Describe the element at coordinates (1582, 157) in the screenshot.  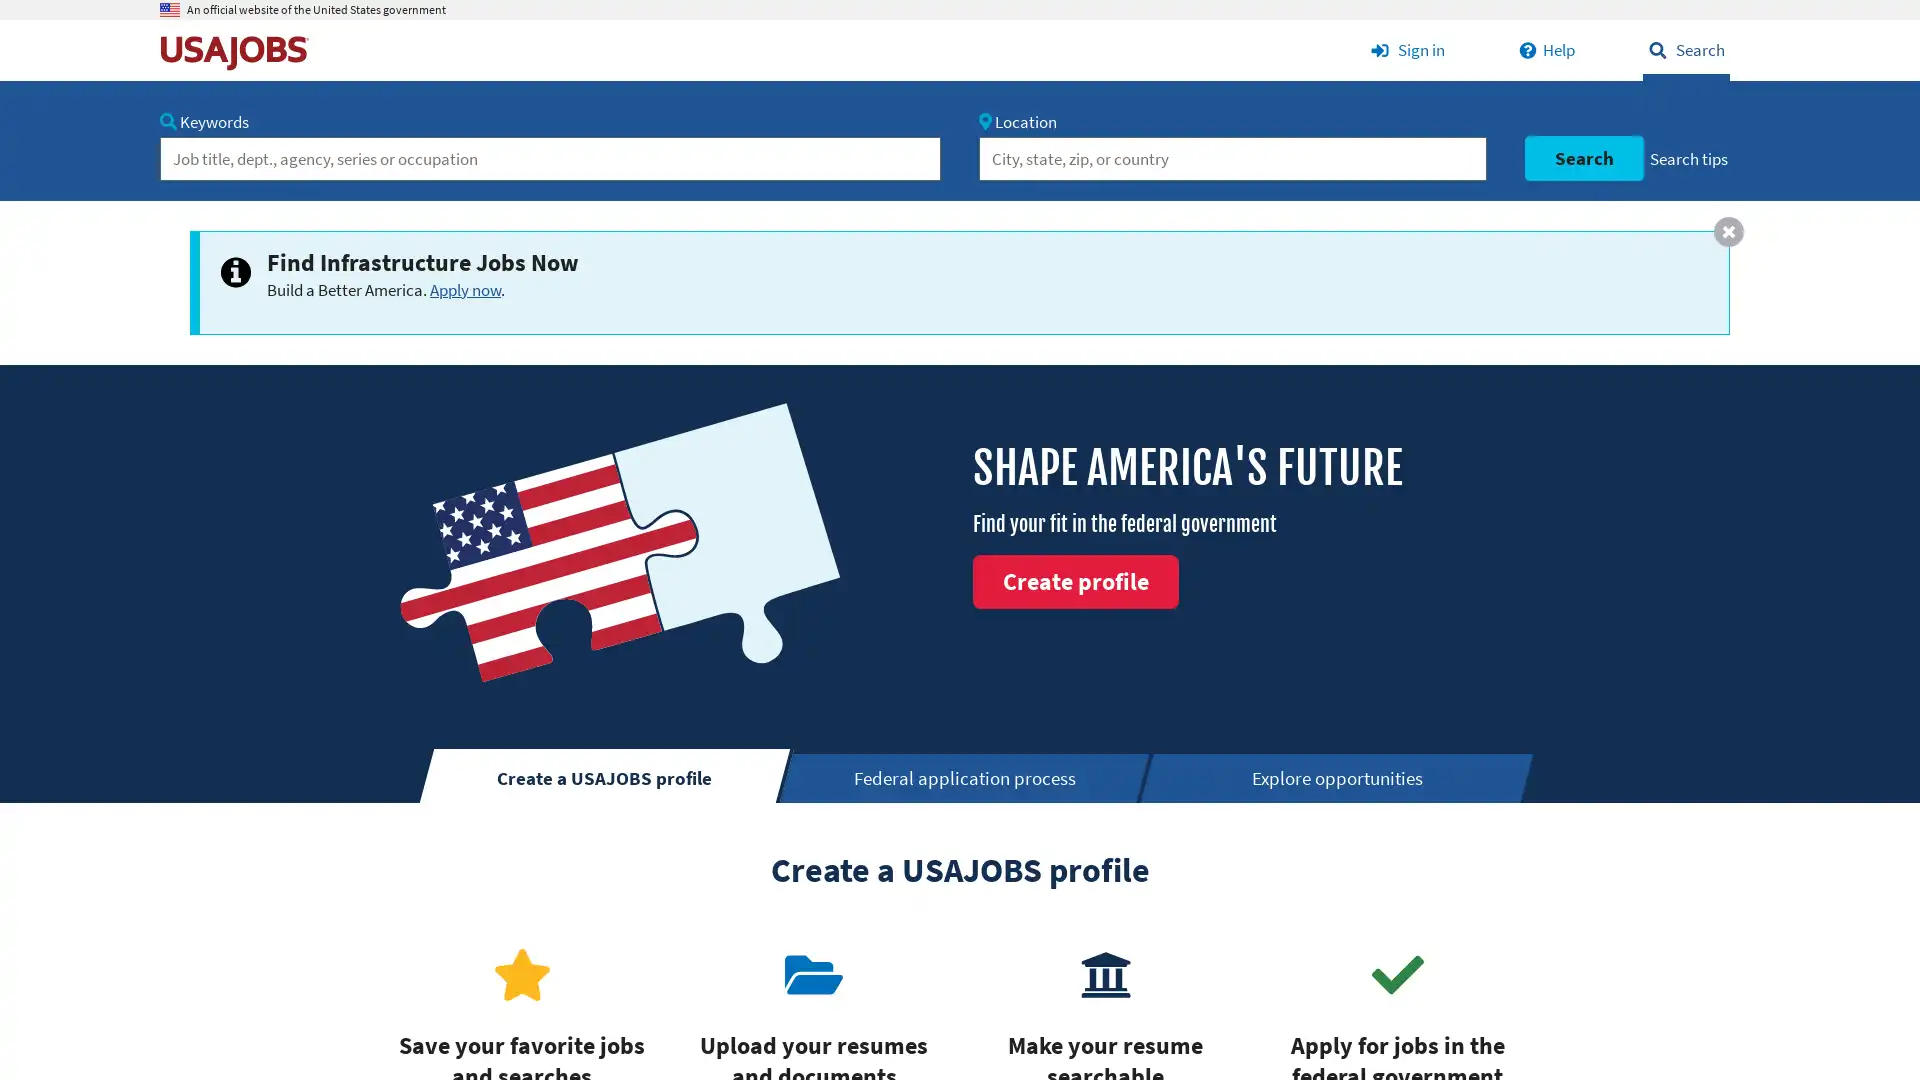
I see `Search` at that location.